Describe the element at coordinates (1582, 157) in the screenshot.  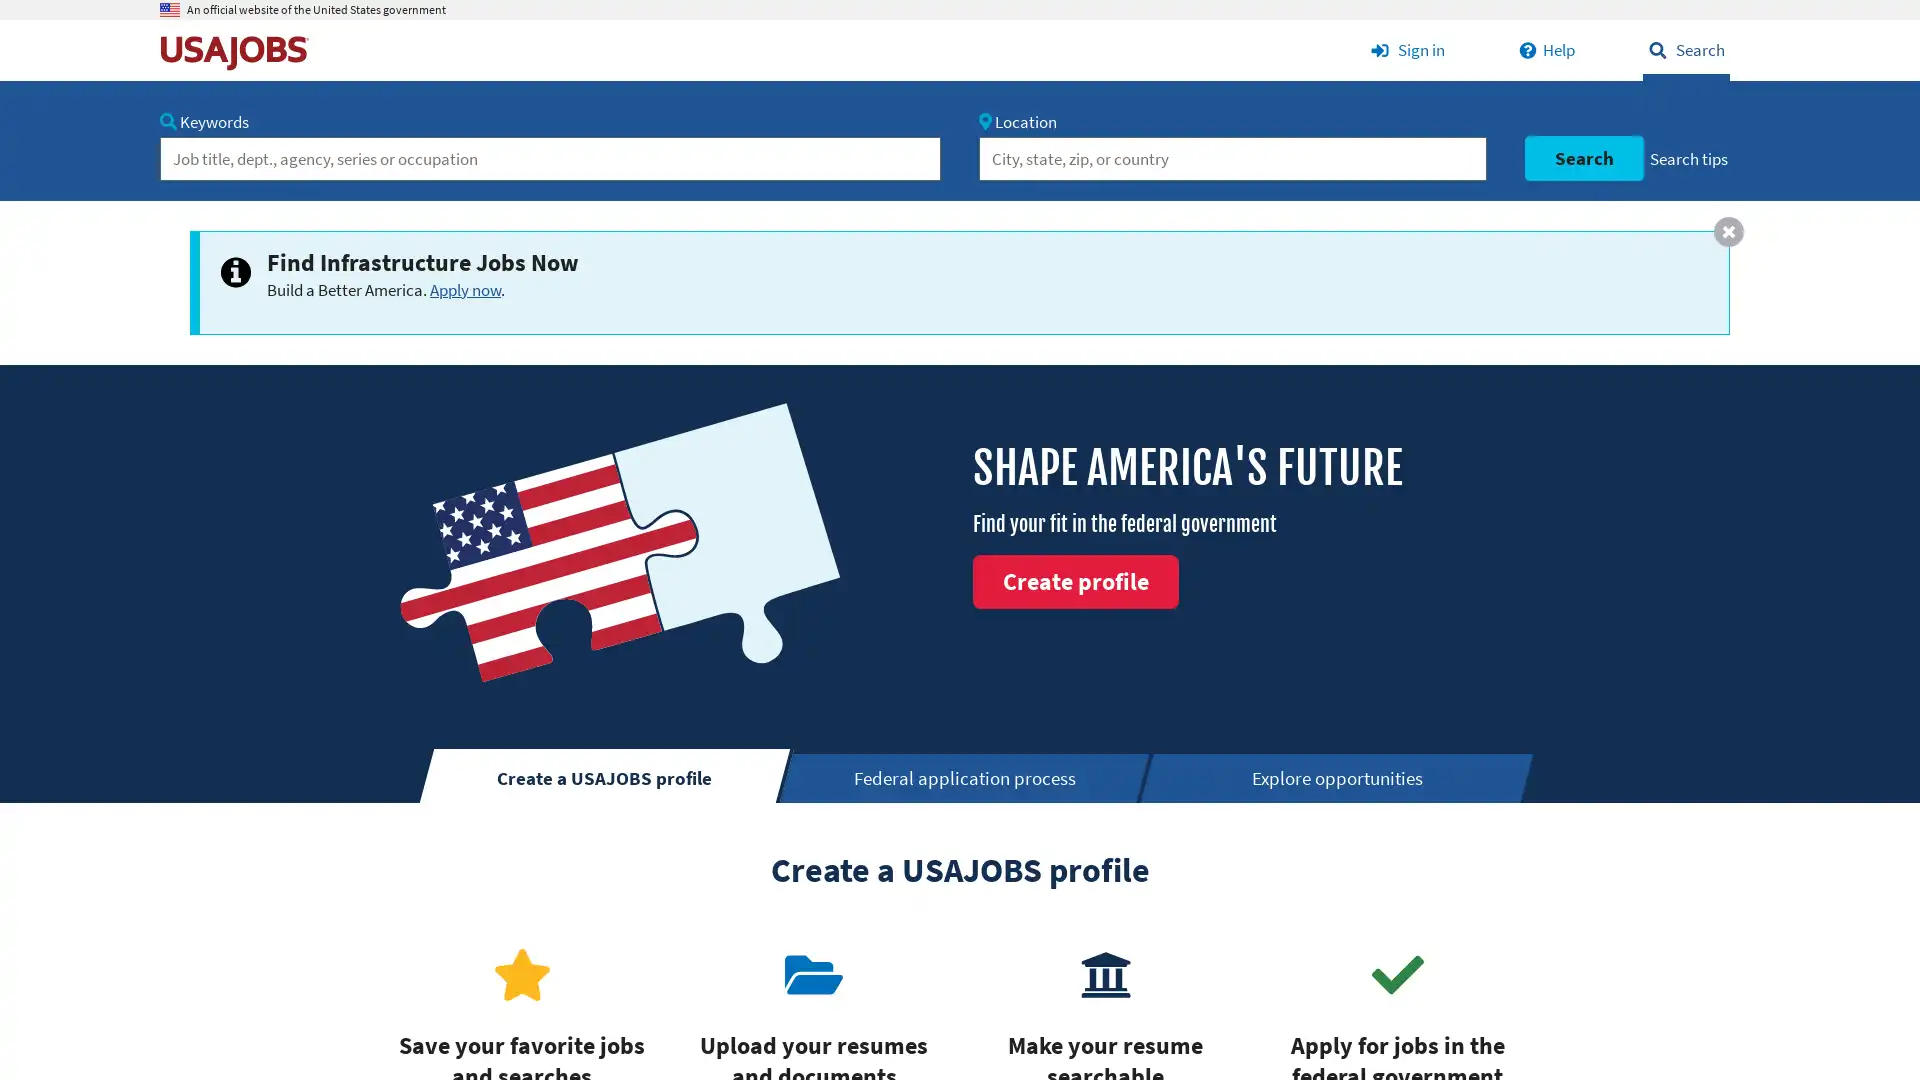
I see `Search` at that location.